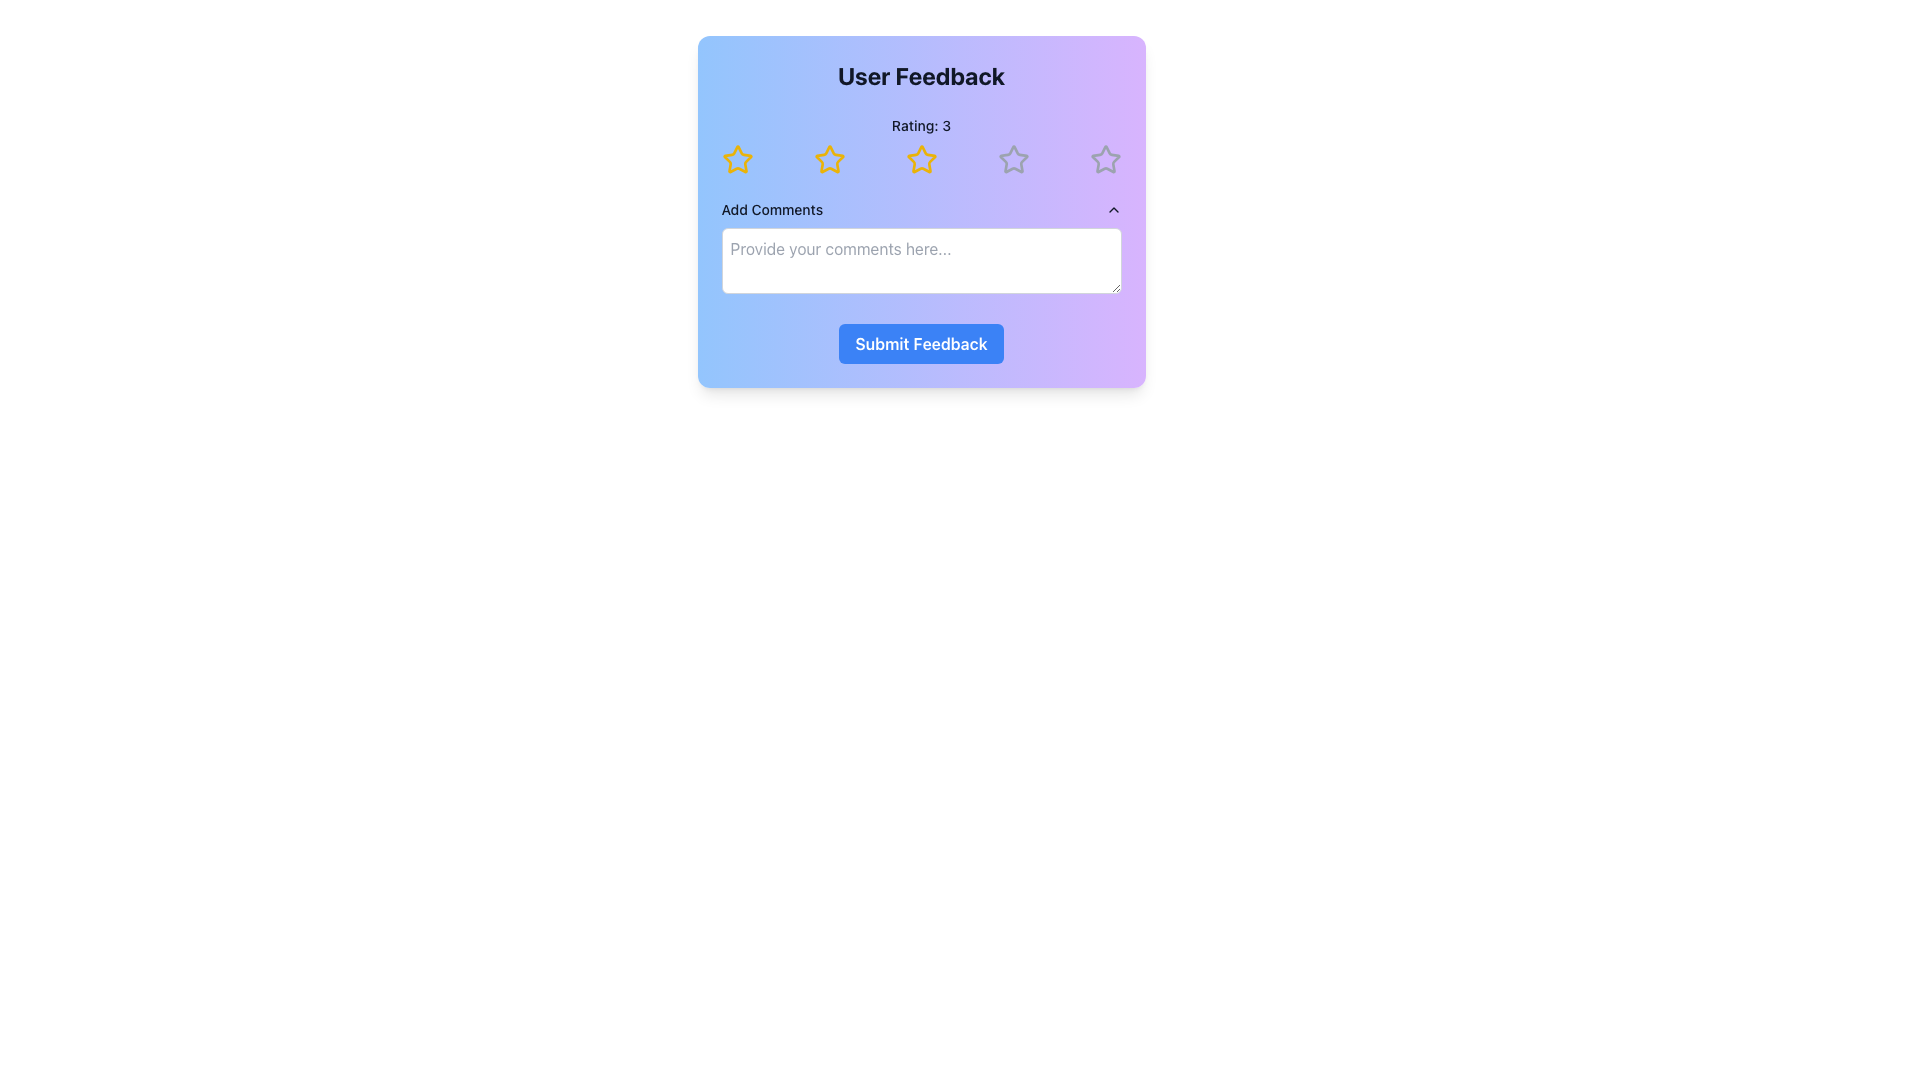  Describe the element at coordinates (736, 158) in the screenshot. I see `the cursor across the star rating control` at that location.